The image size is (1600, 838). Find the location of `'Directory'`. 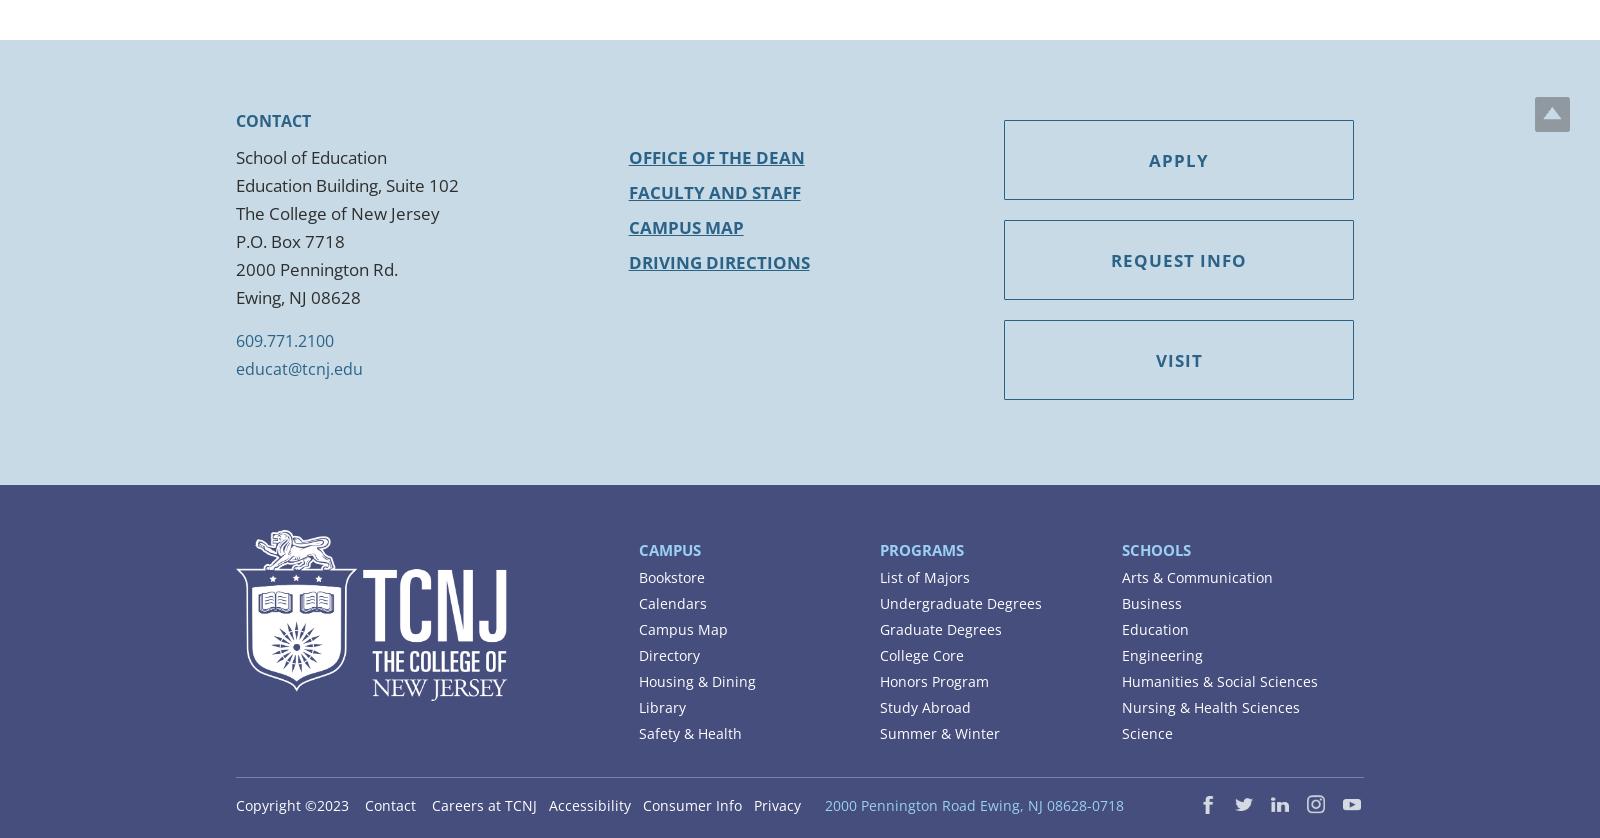

'Directory' is located at coordinates (639, 654).